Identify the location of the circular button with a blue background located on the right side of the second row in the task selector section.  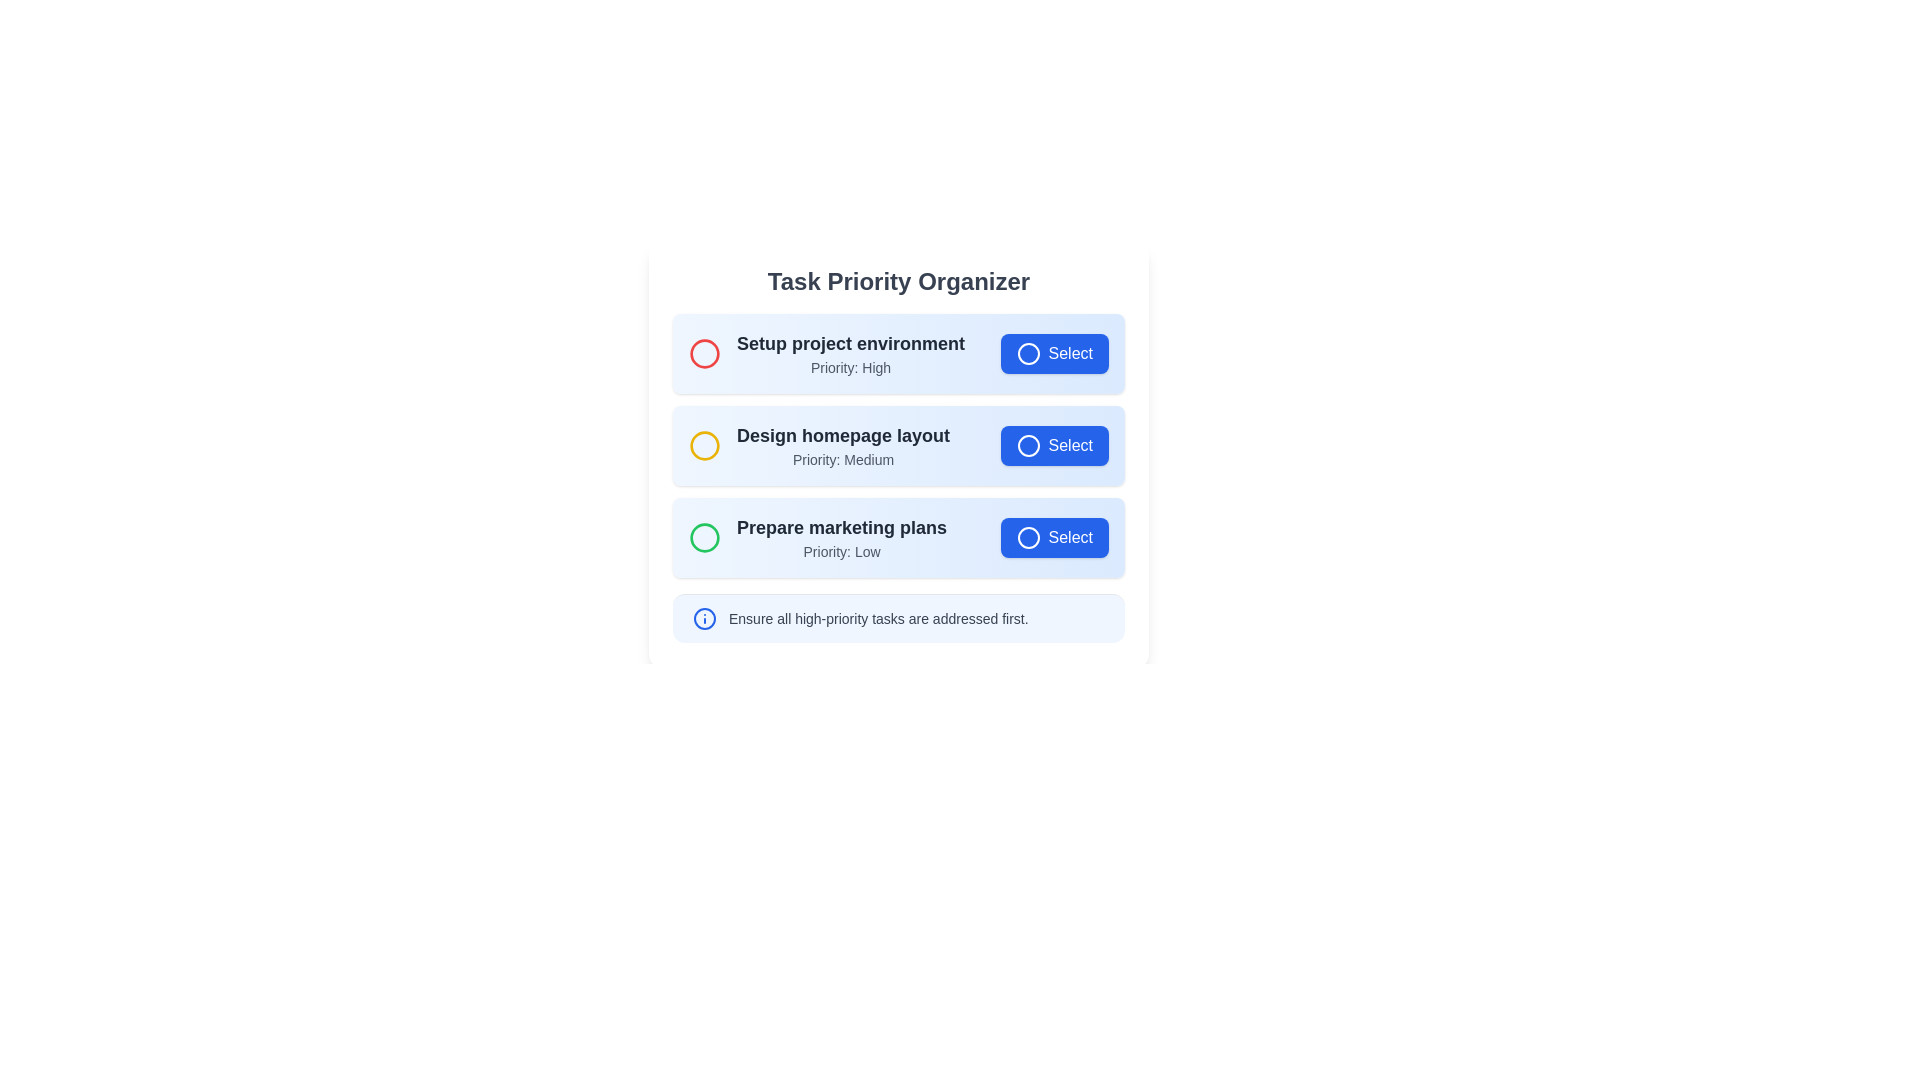
(1028, 445).